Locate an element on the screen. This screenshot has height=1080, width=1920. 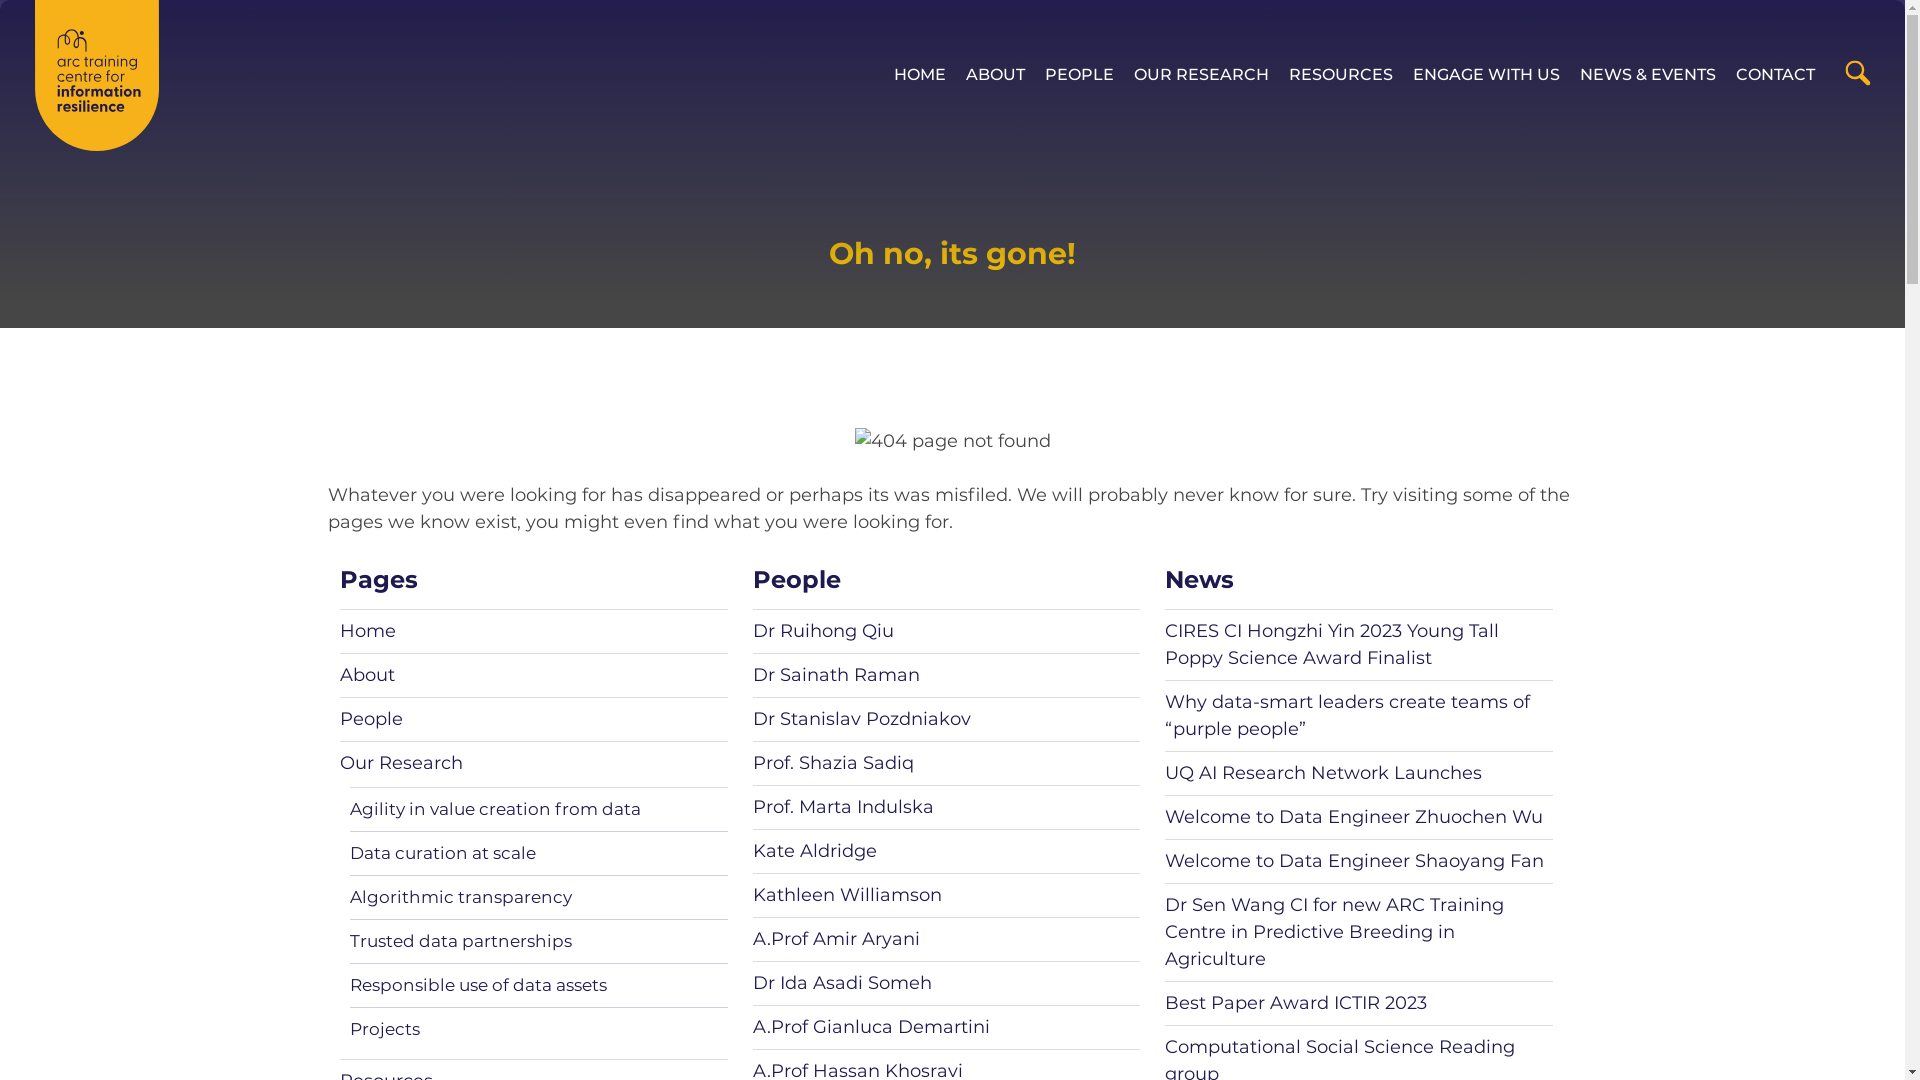
'RESOURCES' is located at coordinates (1340, 73).